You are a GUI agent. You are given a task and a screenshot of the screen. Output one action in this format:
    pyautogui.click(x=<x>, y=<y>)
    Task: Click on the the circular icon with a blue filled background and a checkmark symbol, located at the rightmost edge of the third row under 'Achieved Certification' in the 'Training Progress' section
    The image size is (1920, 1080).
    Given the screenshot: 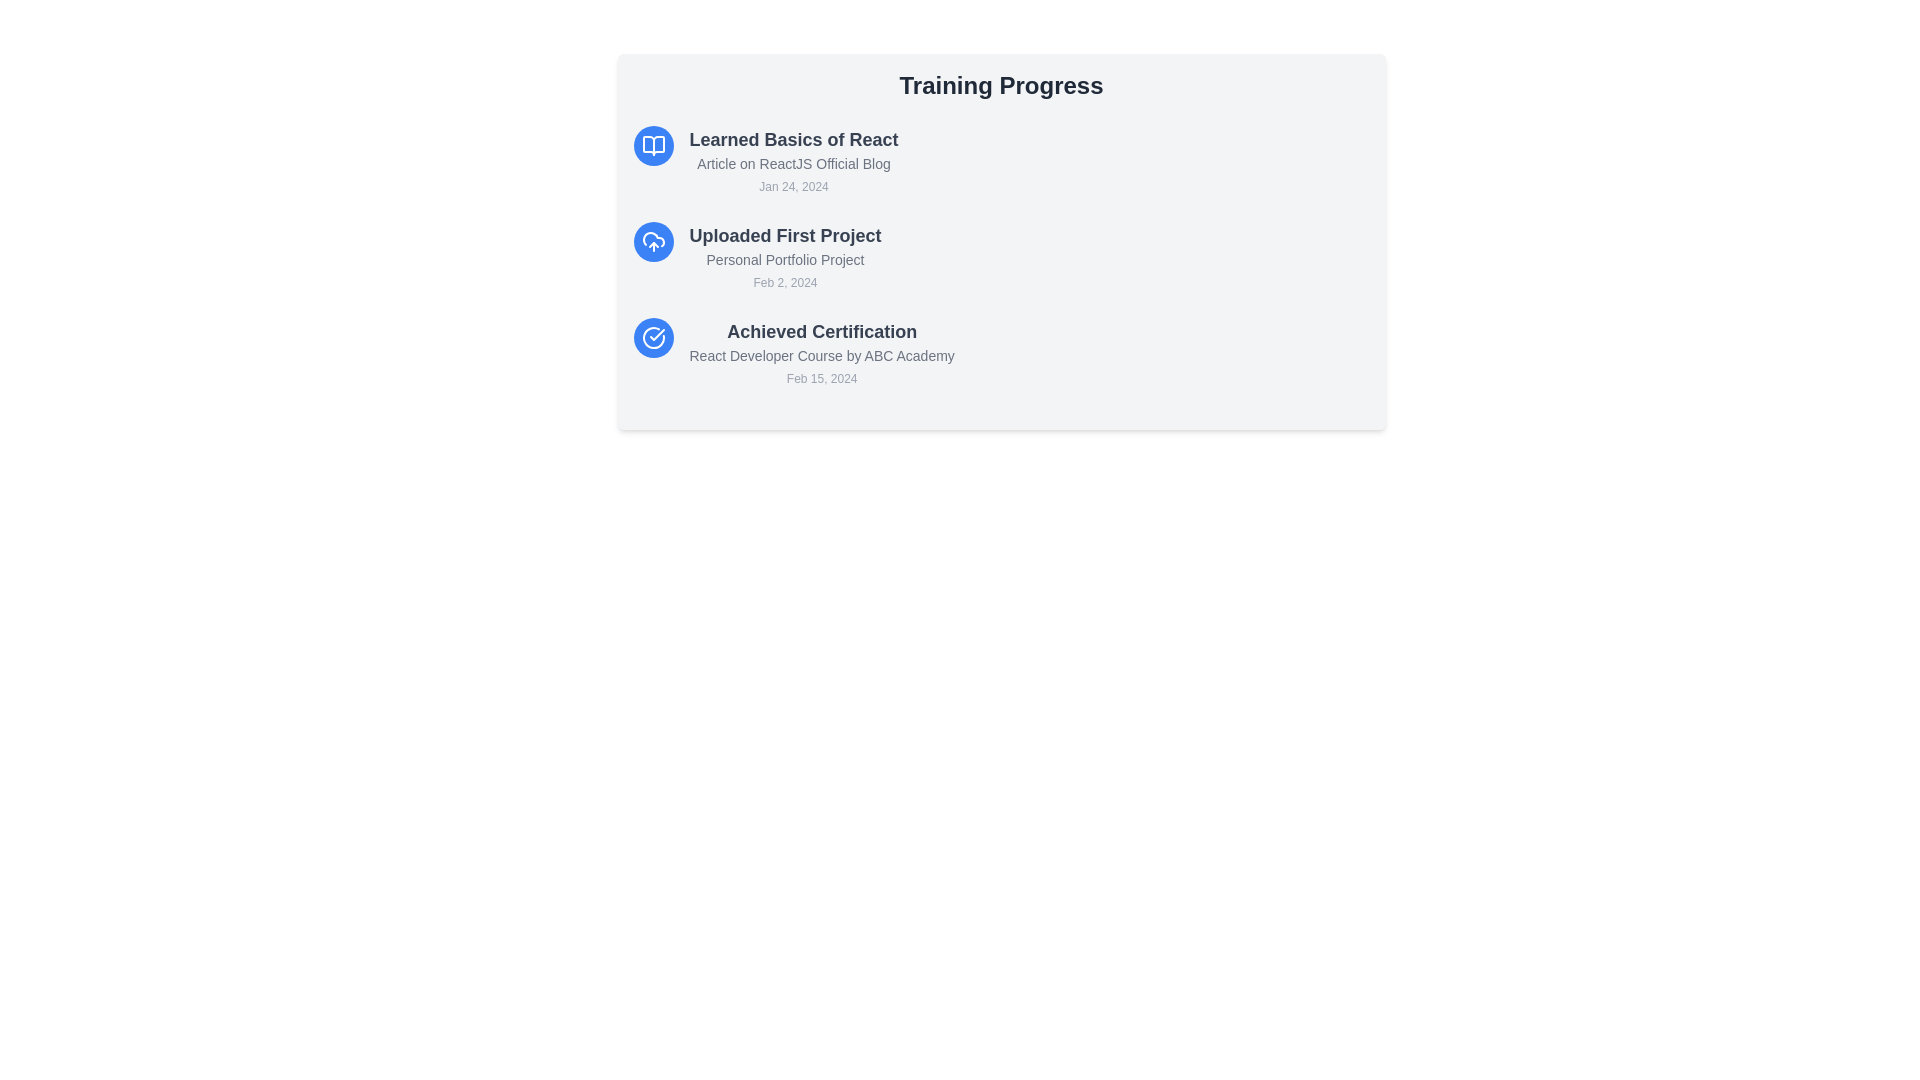 What is the action you would take?
    pyautogui.click(x=653, y=337)
    